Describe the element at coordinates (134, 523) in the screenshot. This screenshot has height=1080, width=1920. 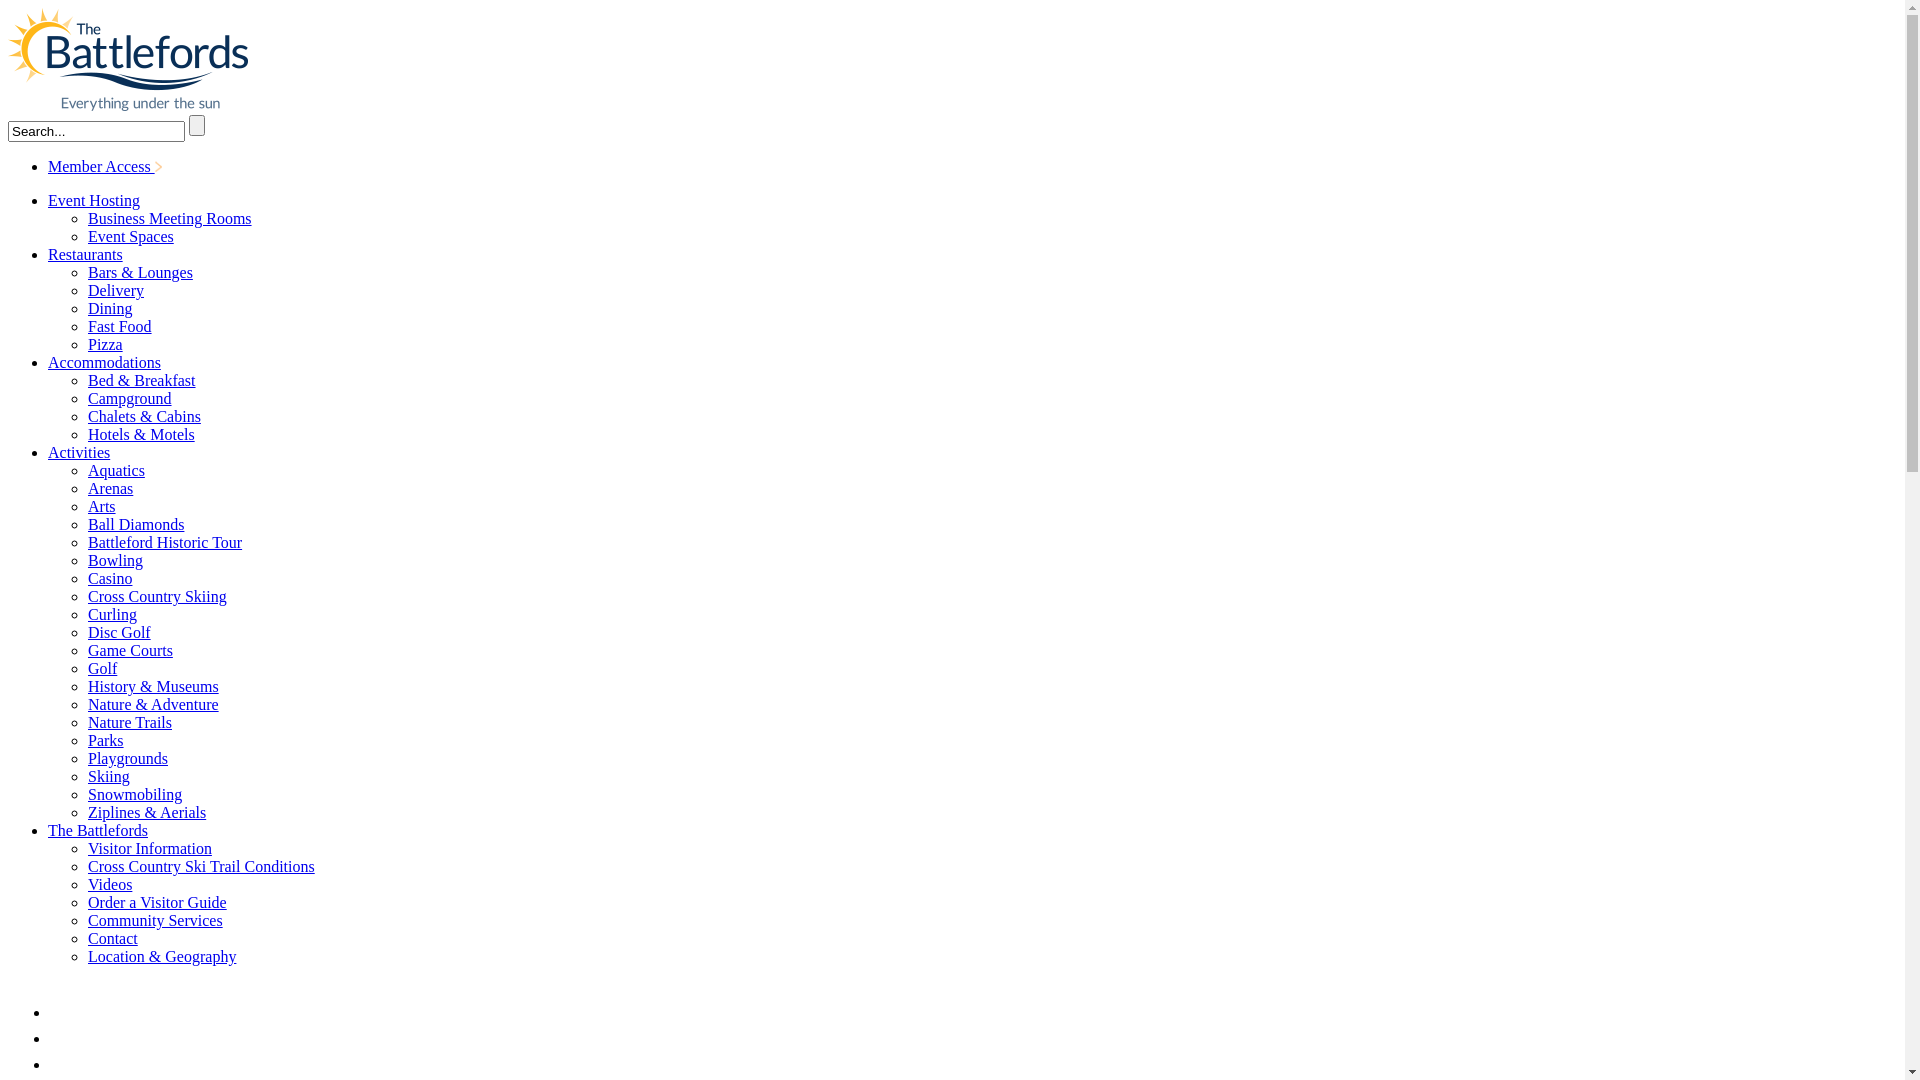
I see `'Ball Diamonds'` at that location.